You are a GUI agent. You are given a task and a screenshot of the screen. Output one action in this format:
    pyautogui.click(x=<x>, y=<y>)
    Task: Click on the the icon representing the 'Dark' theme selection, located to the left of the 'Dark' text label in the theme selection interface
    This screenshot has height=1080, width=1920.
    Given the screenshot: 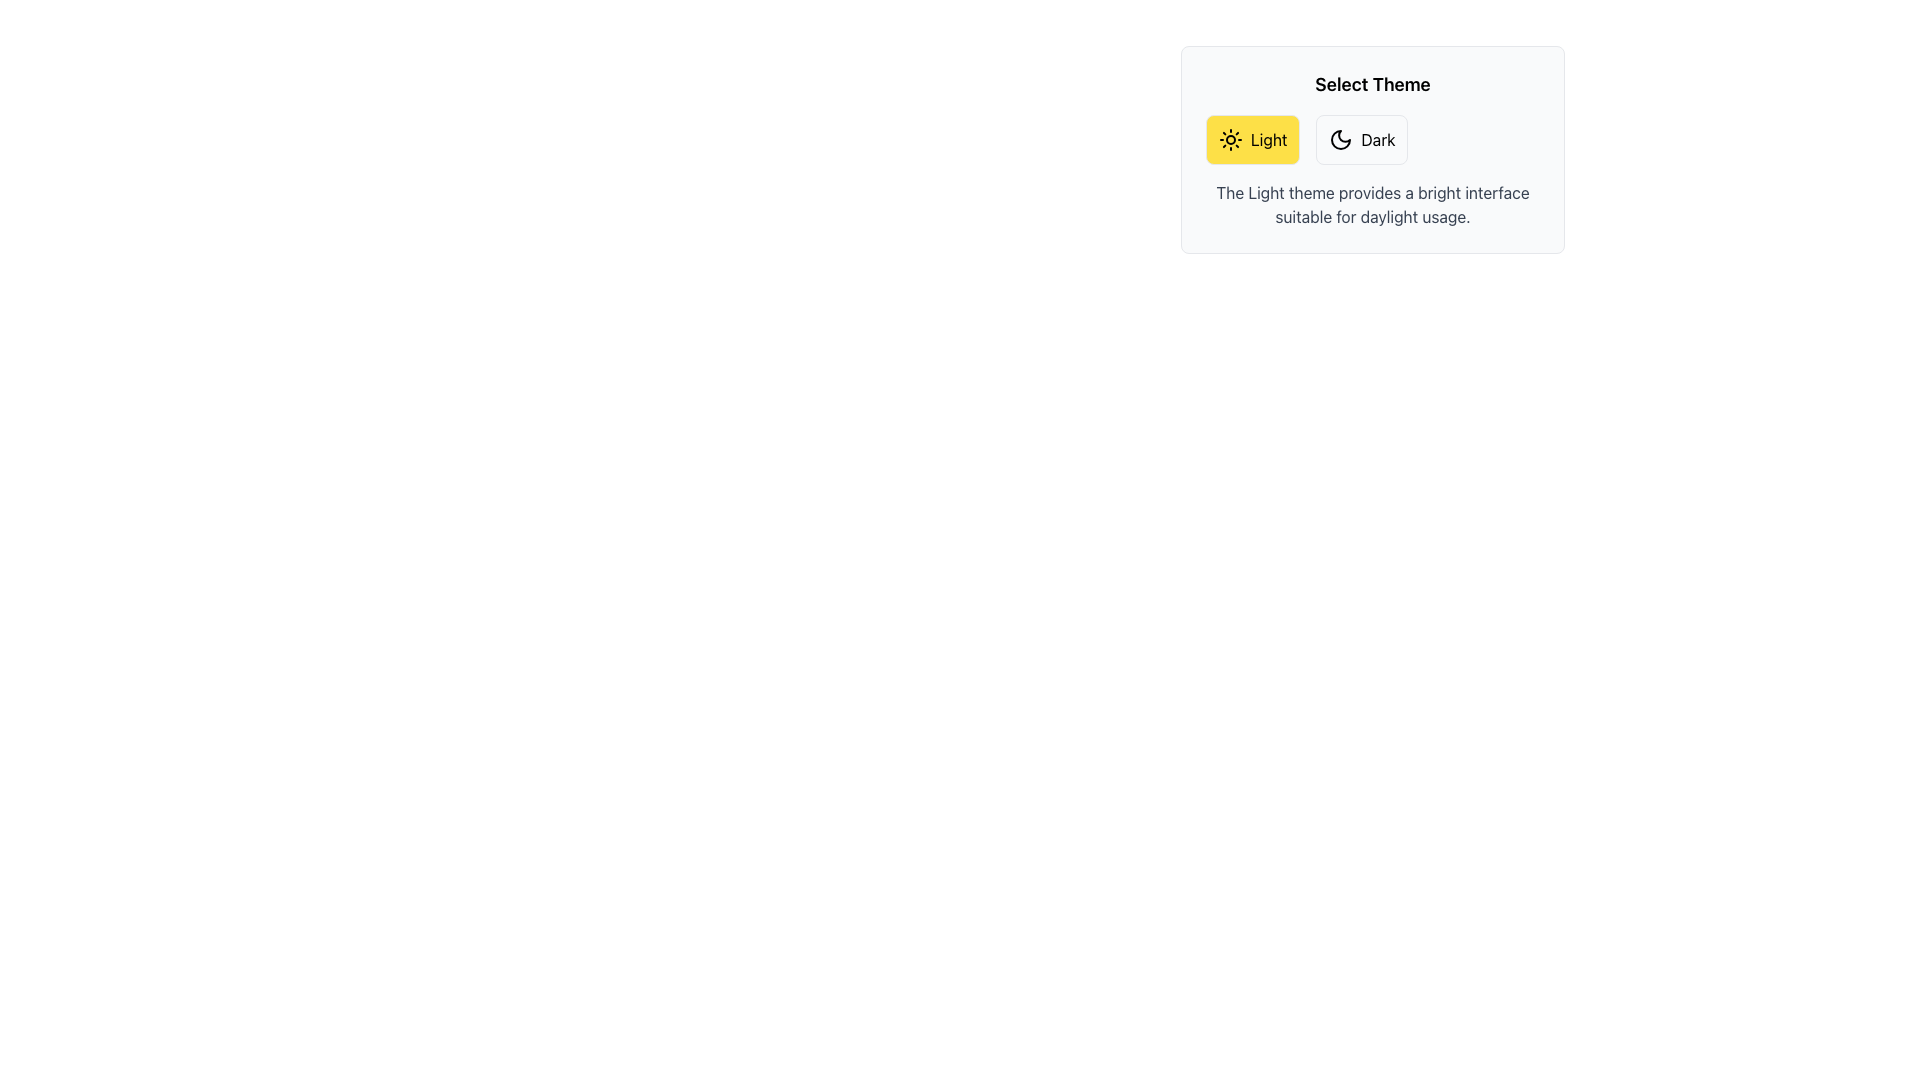 What is the action you would take?
    pyautogui.click(x=1341, y=138)
    